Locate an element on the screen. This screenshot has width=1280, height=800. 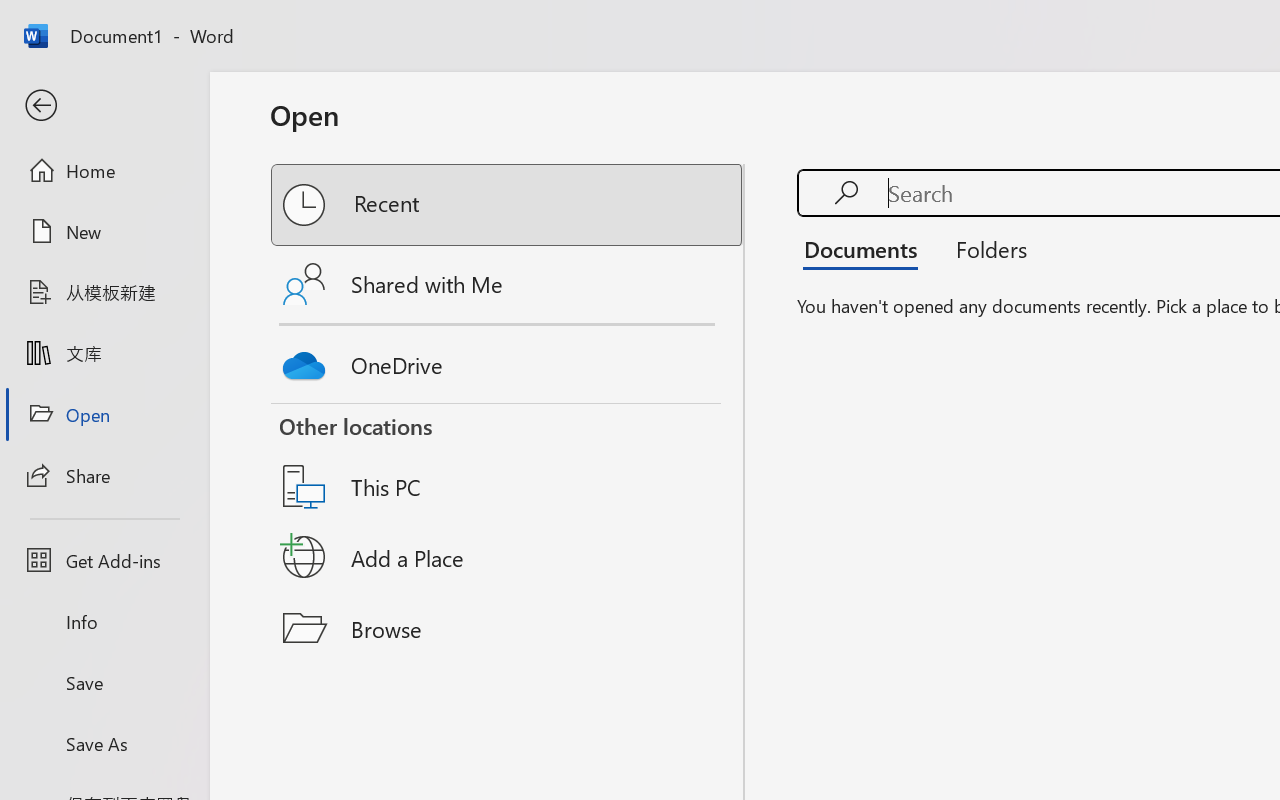
'Info' is located at coordinates (103, 621).